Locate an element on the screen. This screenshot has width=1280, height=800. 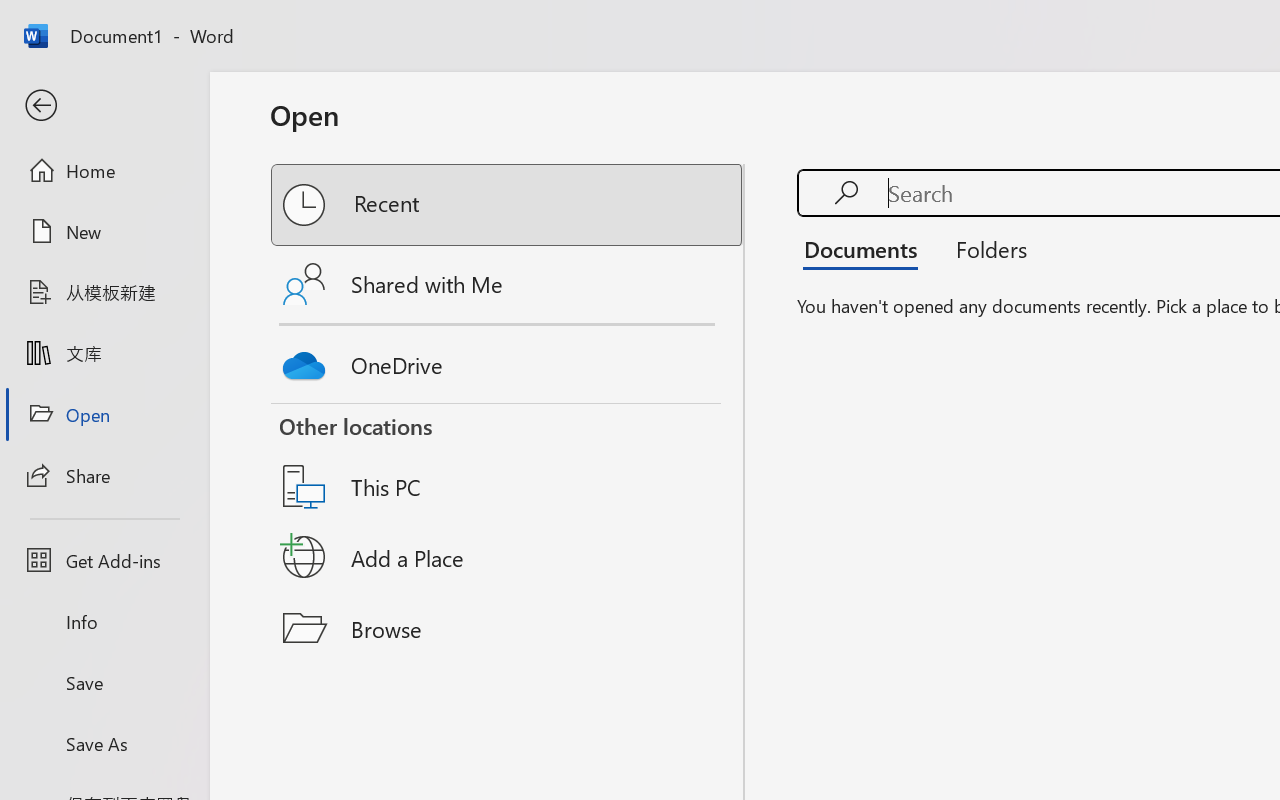
'Info' is located at coordinates (103, 621).